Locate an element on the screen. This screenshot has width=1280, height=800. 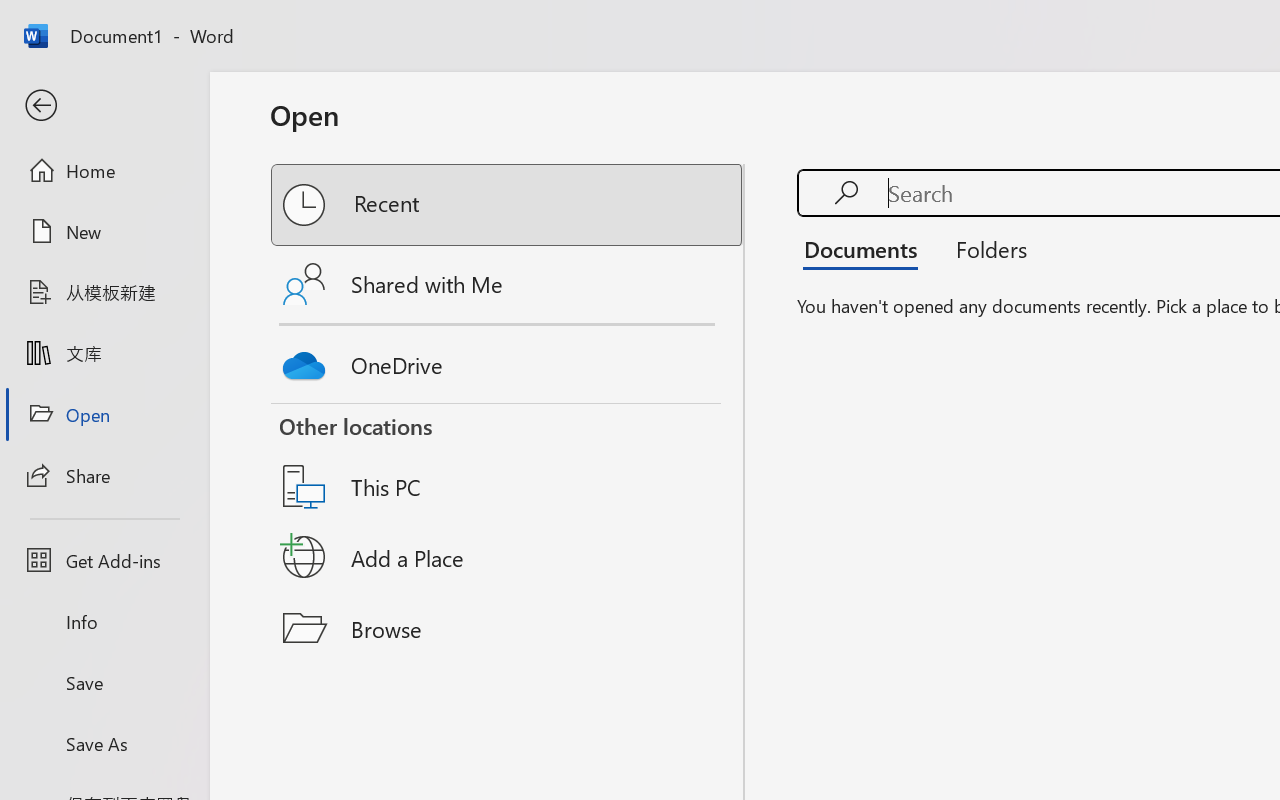
'Info' is located at coordinates (103, 621).